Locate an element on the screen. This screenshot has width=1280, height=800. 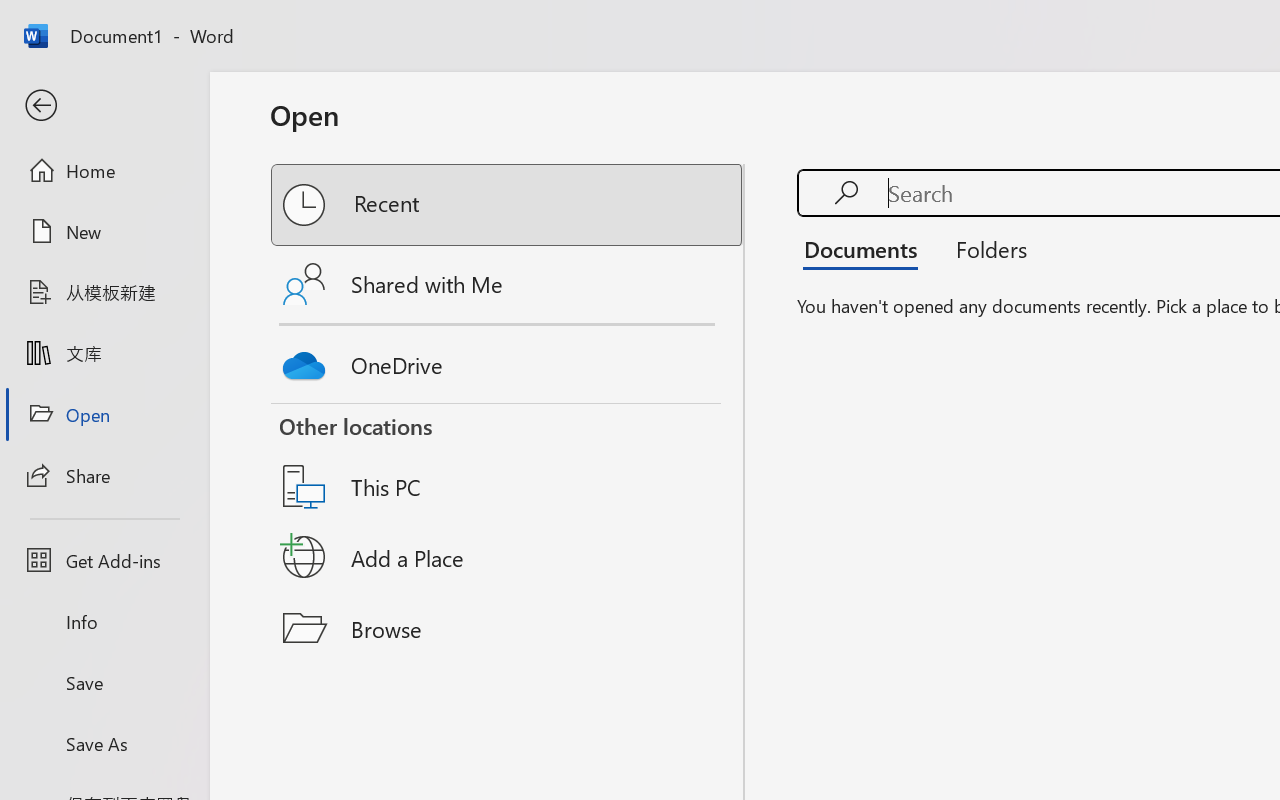
'Info' is located at coordinates (103, 621).